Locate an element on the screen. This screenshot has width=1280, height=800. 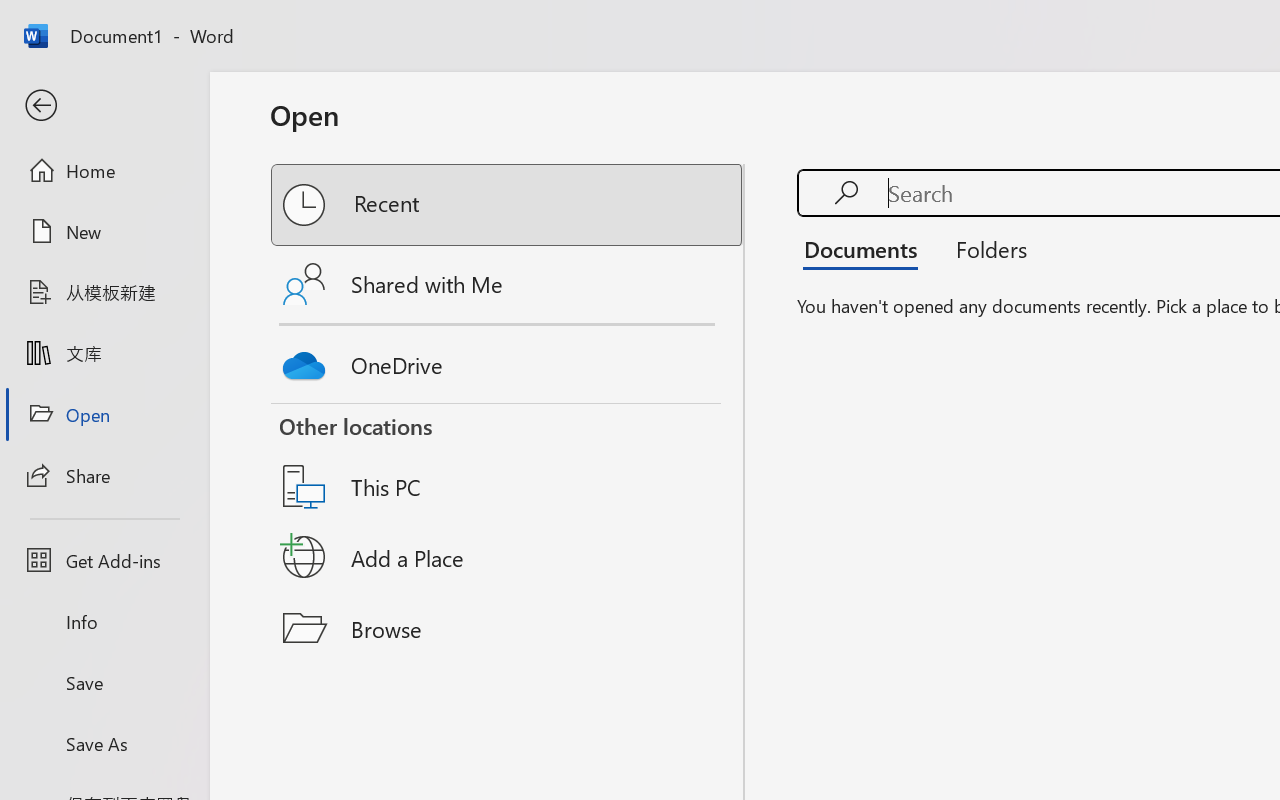
'Info' is located at coordinates (103, 621).